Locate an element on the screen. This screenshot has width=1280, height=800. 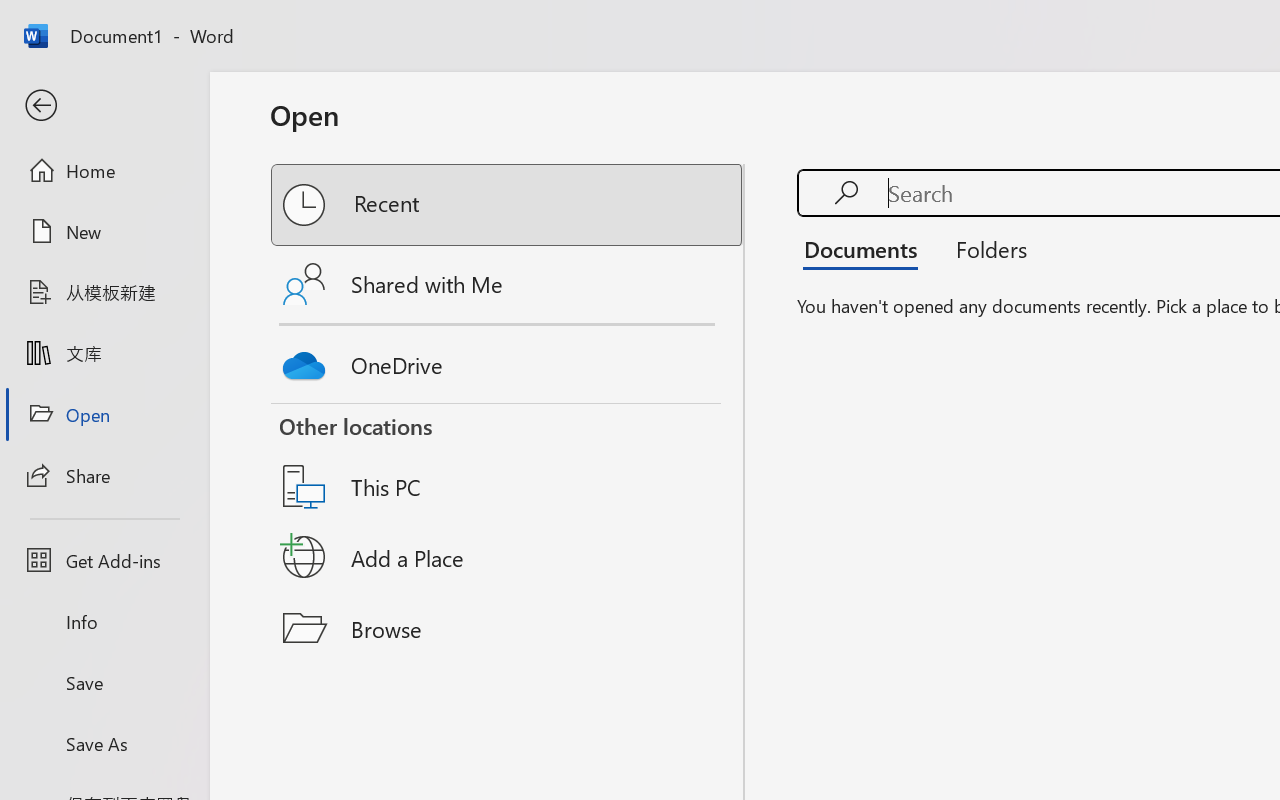
'Info' is located at coordinates (103, 621).